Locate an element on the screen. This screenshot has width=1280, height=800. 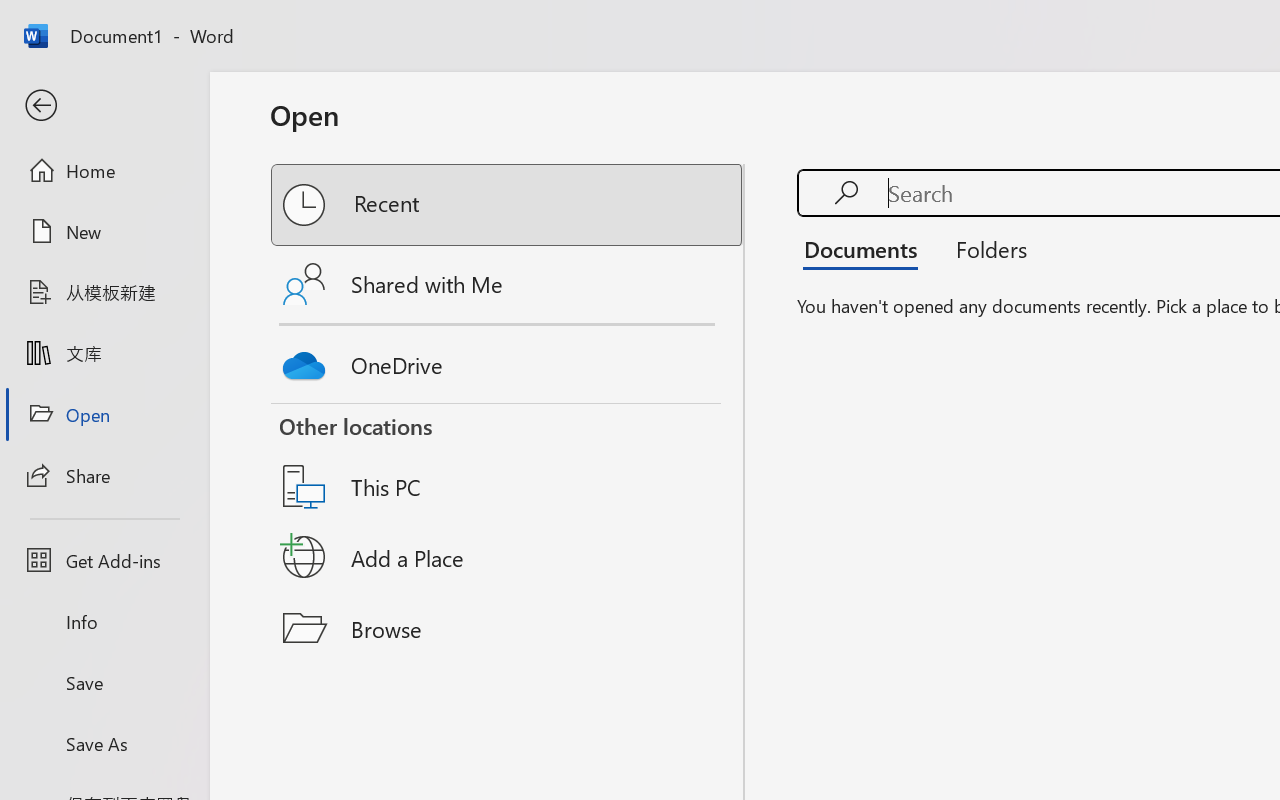
'Info' is located at coordinates (103, 621).